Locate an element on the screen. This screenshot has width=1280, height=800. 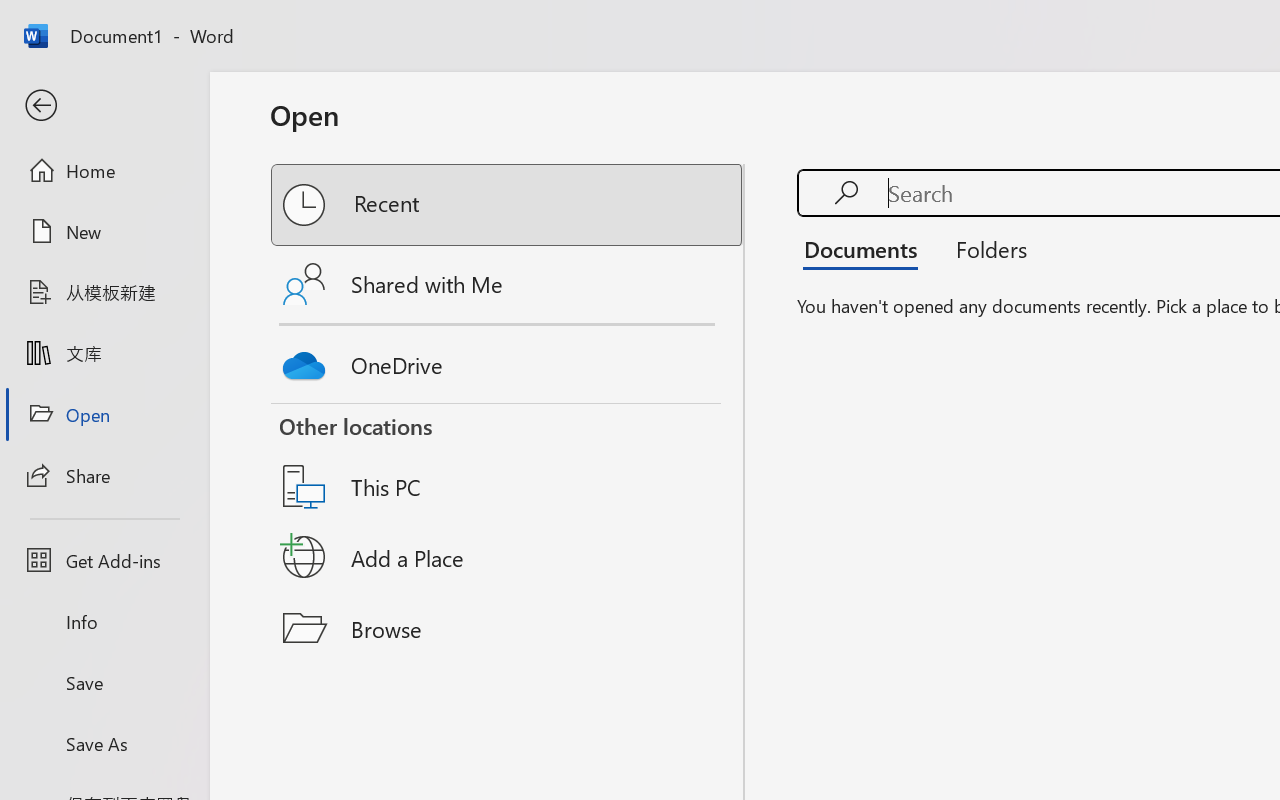
'Info' is located at coordinates (103, 621).